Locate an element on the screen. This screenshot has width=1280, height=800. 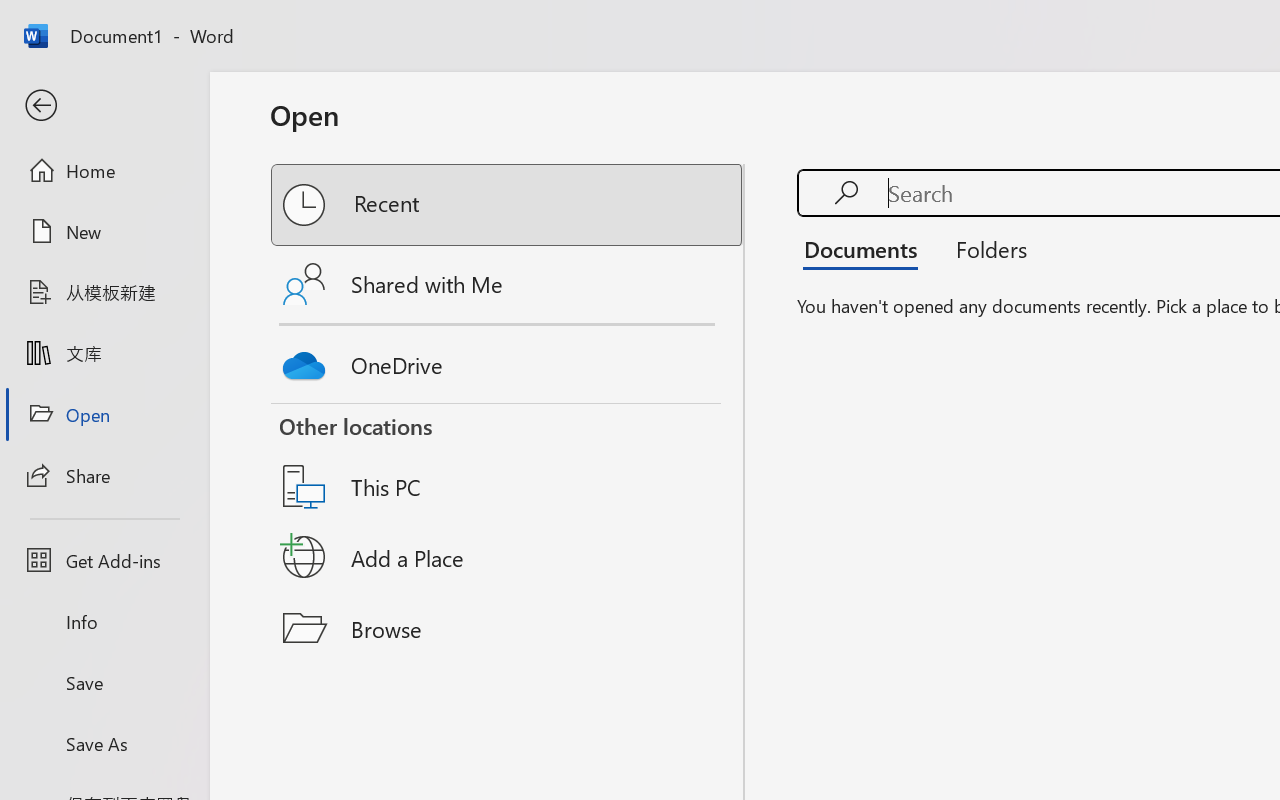
'Info' is located at coordinates (103, 621).